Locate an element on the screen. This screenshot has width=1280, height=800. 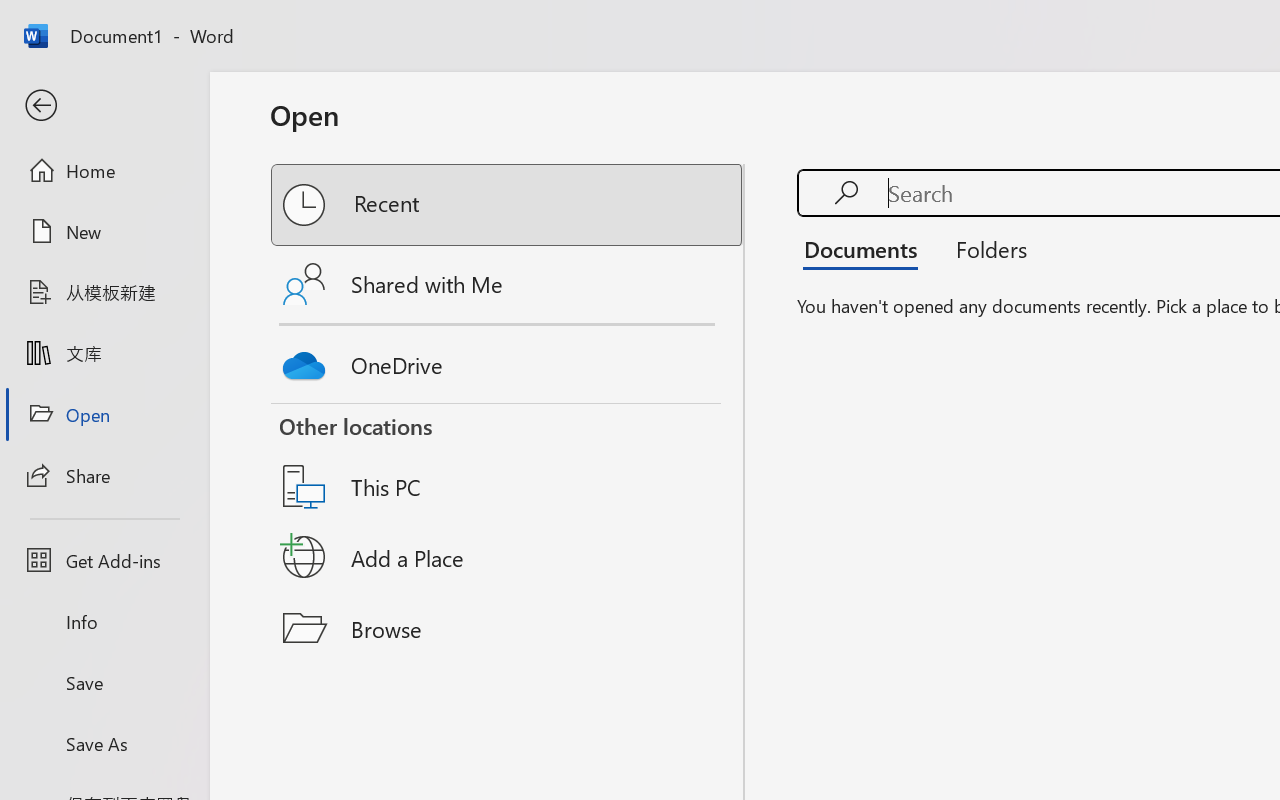
'Info' is located at coordinates (103, 621).